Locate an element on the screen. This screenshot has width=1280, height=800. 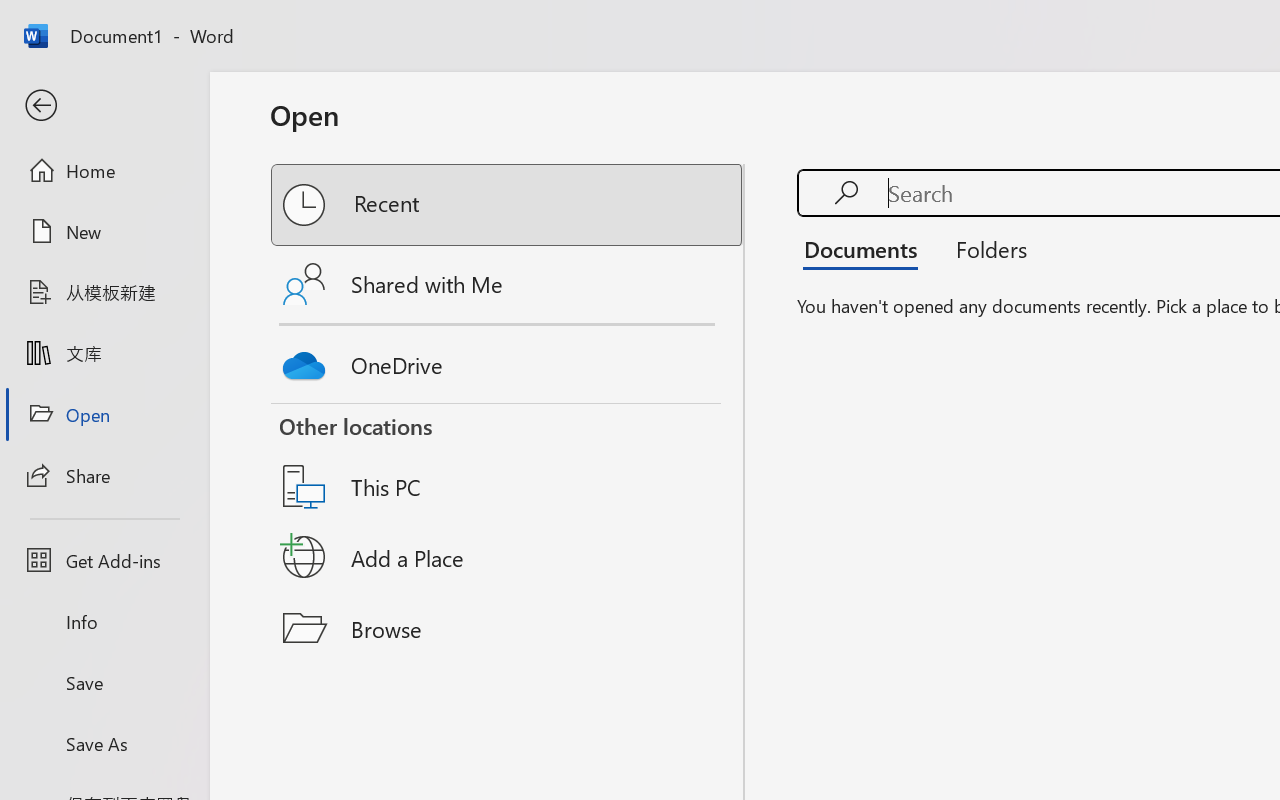
'Info' is located at coordinates (103, 621).